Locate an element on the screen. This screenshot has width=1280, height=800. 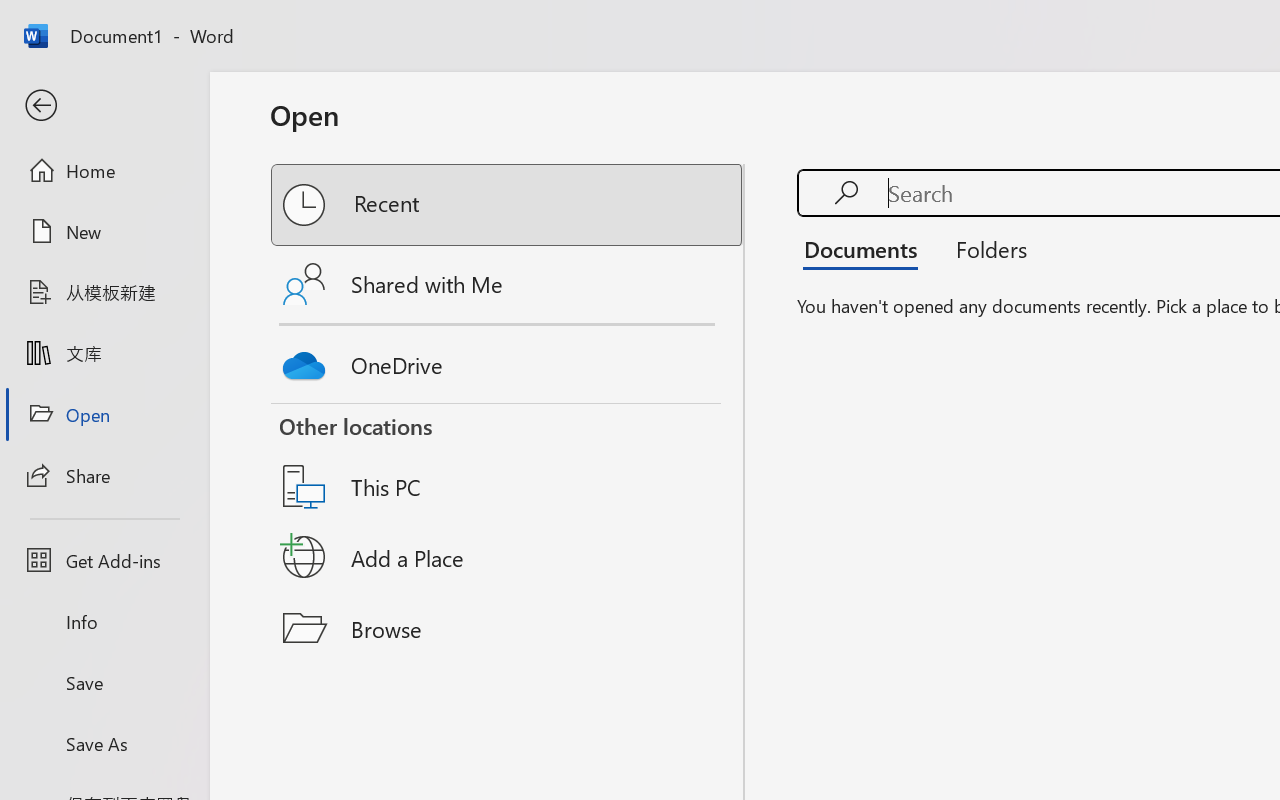
'Info' is located at coordinates (103, 621).